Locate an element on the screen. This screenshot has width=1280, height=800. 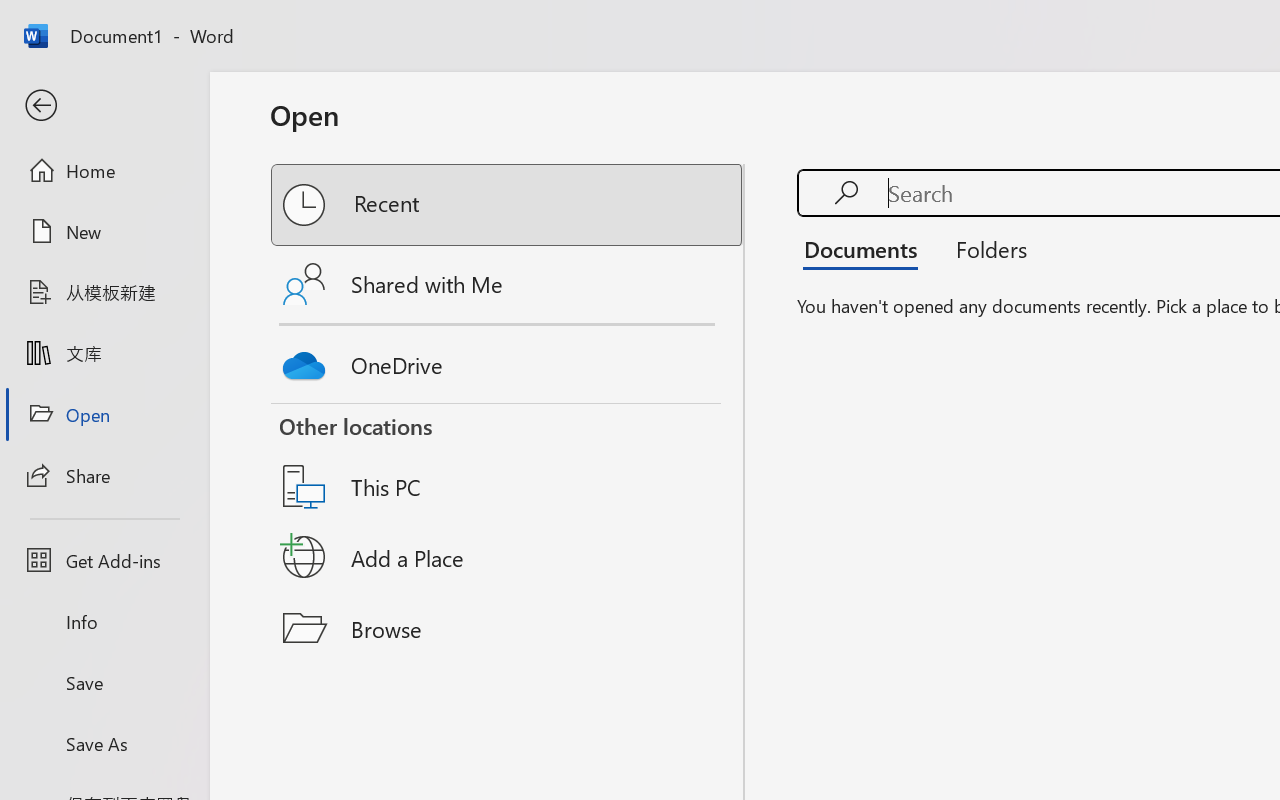
'Info' is located at coordinates (103, 621).